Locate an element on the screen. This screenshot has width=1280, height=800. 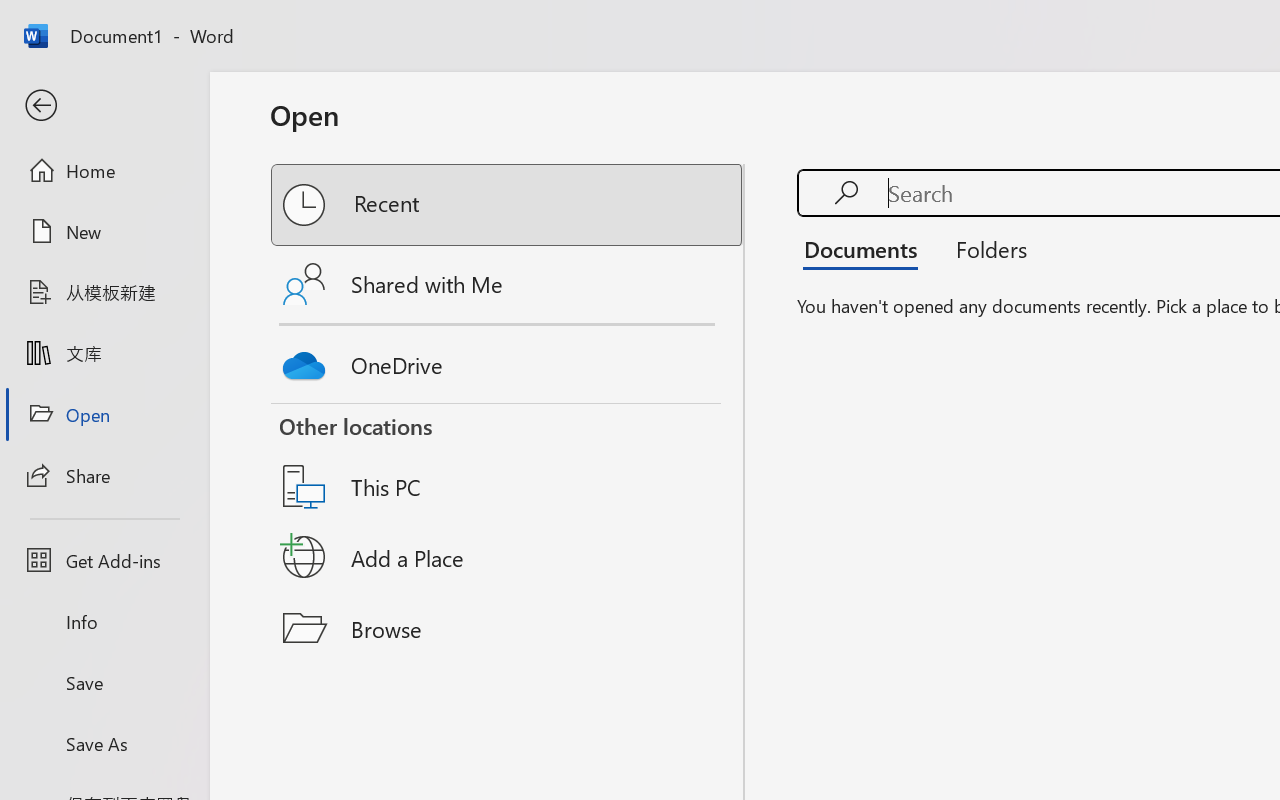
'Info' is located at coordinates (103, 621).